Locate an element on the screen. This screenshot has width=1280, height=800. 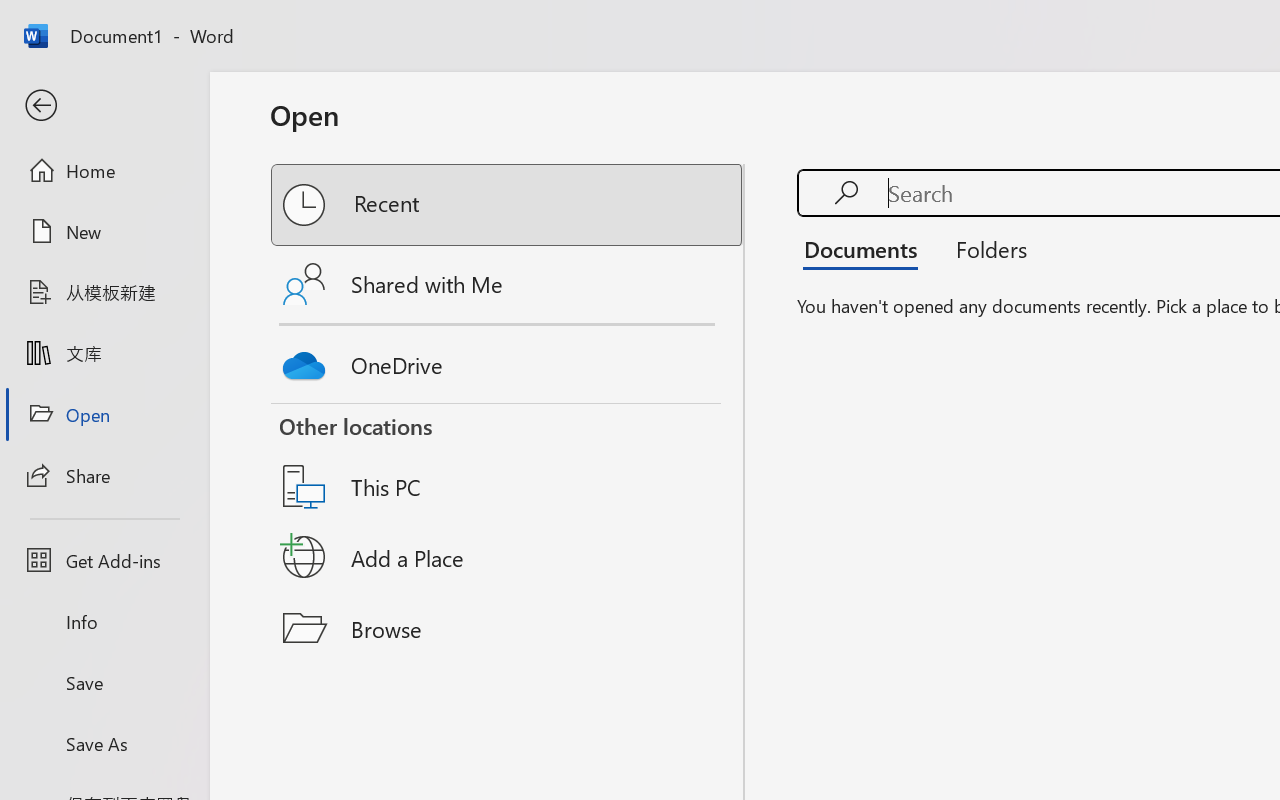
'Info' is located at coordinates (103, 621).